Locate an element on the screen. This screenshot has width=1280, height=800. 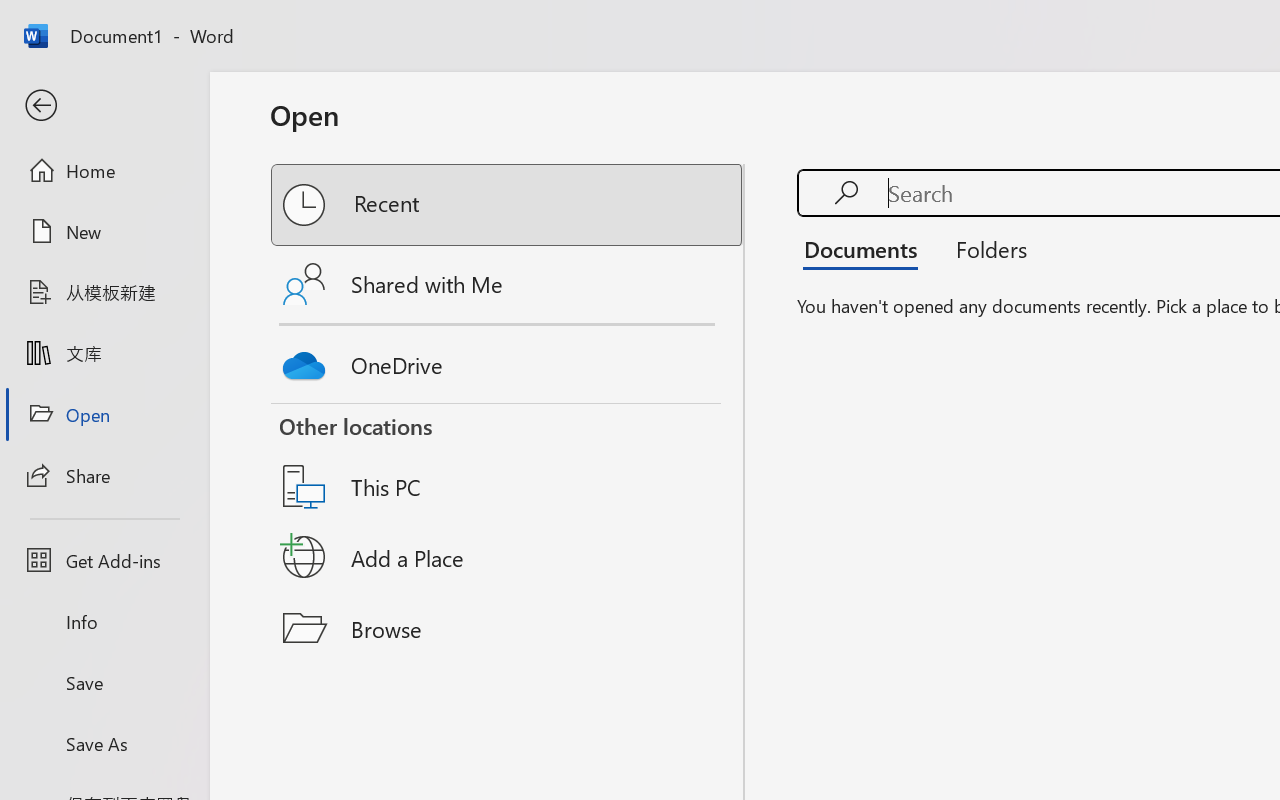
'Info' is located at coordinates (103, 621).